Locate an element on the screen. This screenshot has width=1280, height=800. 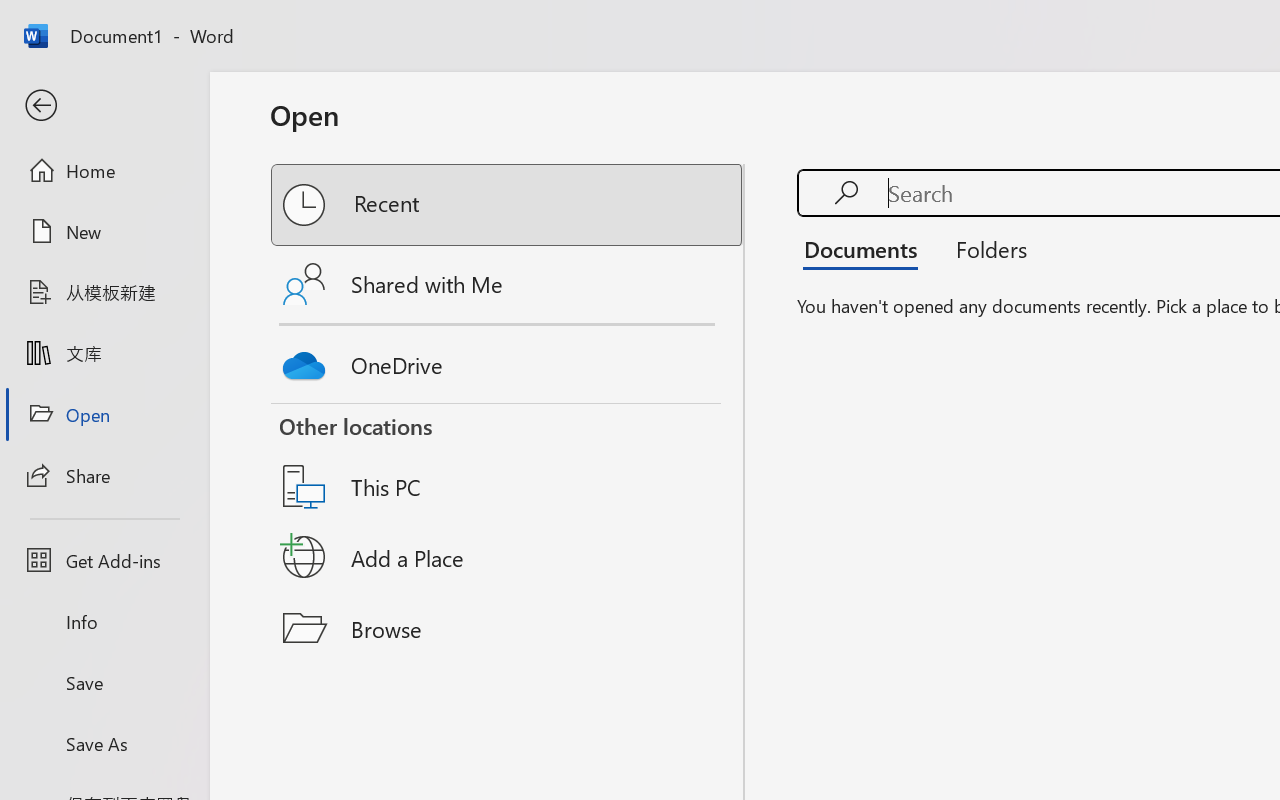
'Info' is located at coordinates (103, 621).